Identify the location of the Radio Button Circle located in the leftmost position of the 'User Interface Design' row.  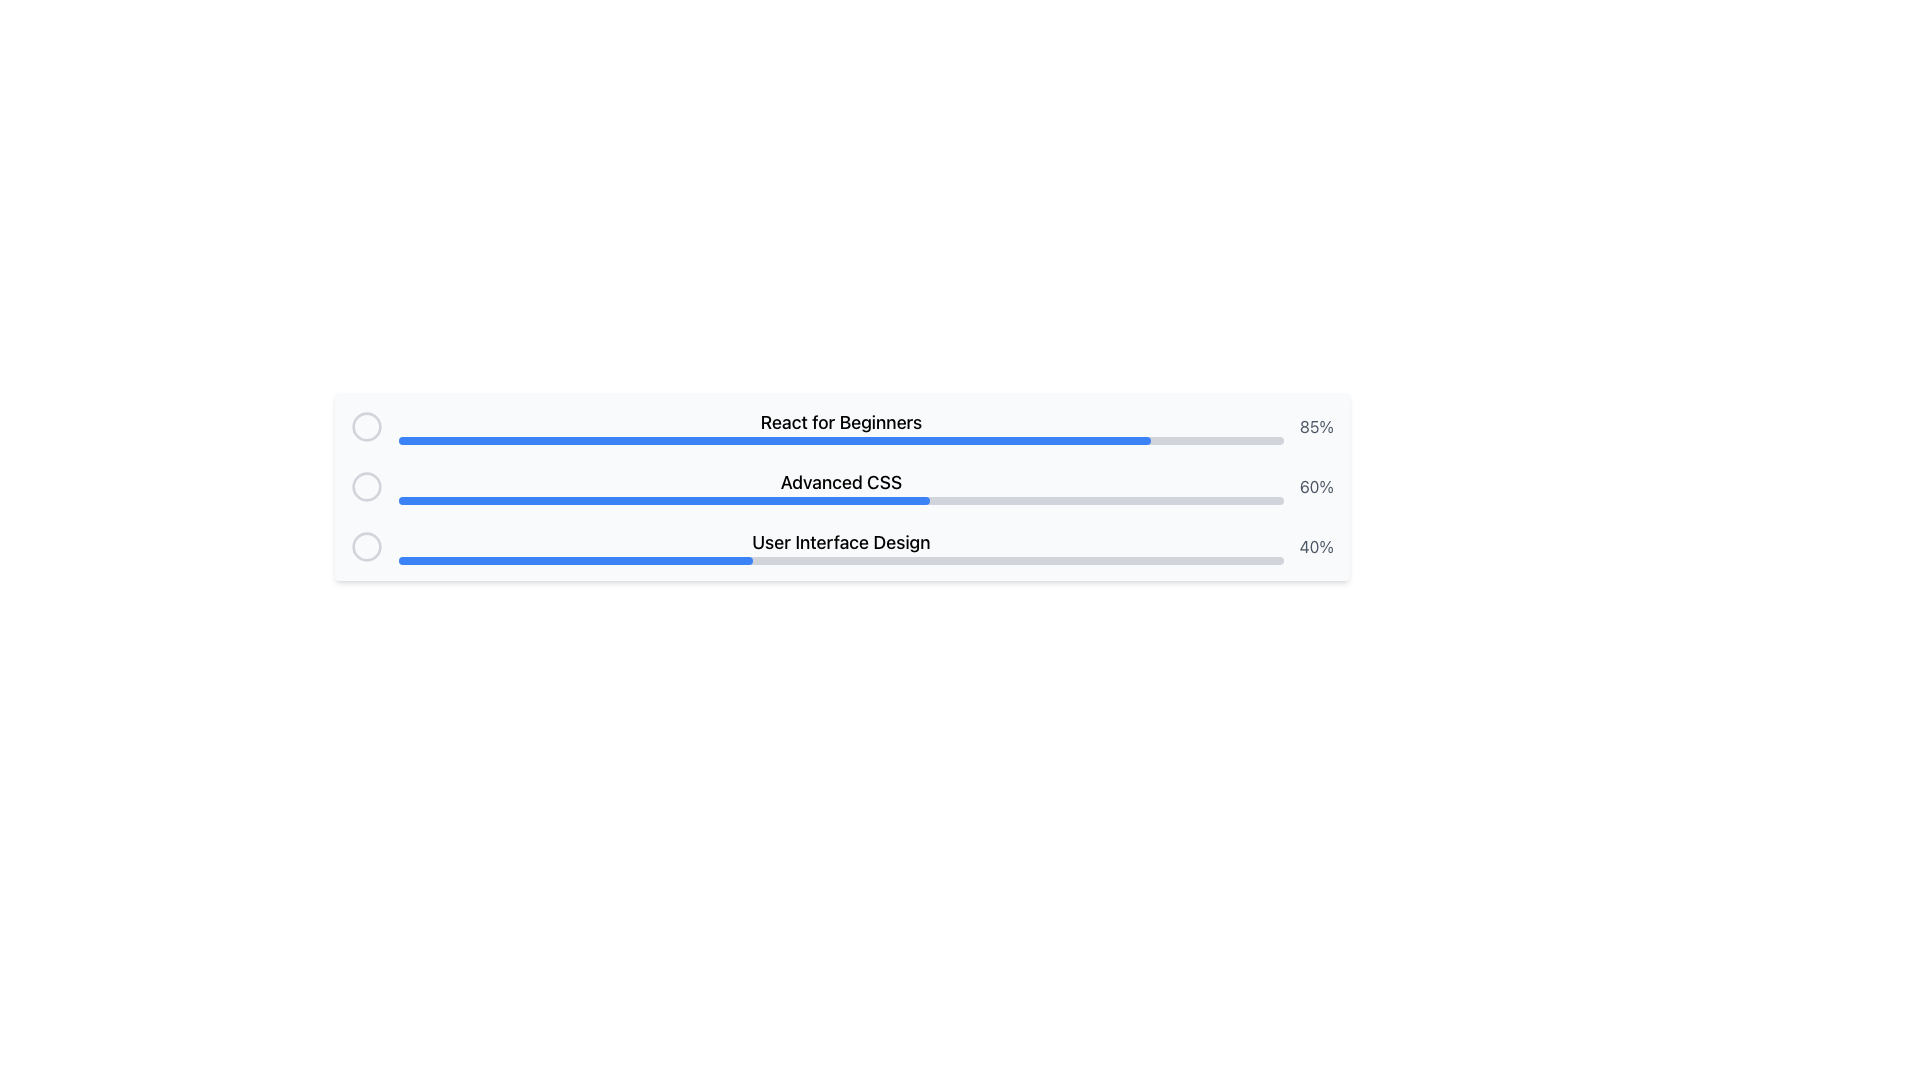
(366, 547).